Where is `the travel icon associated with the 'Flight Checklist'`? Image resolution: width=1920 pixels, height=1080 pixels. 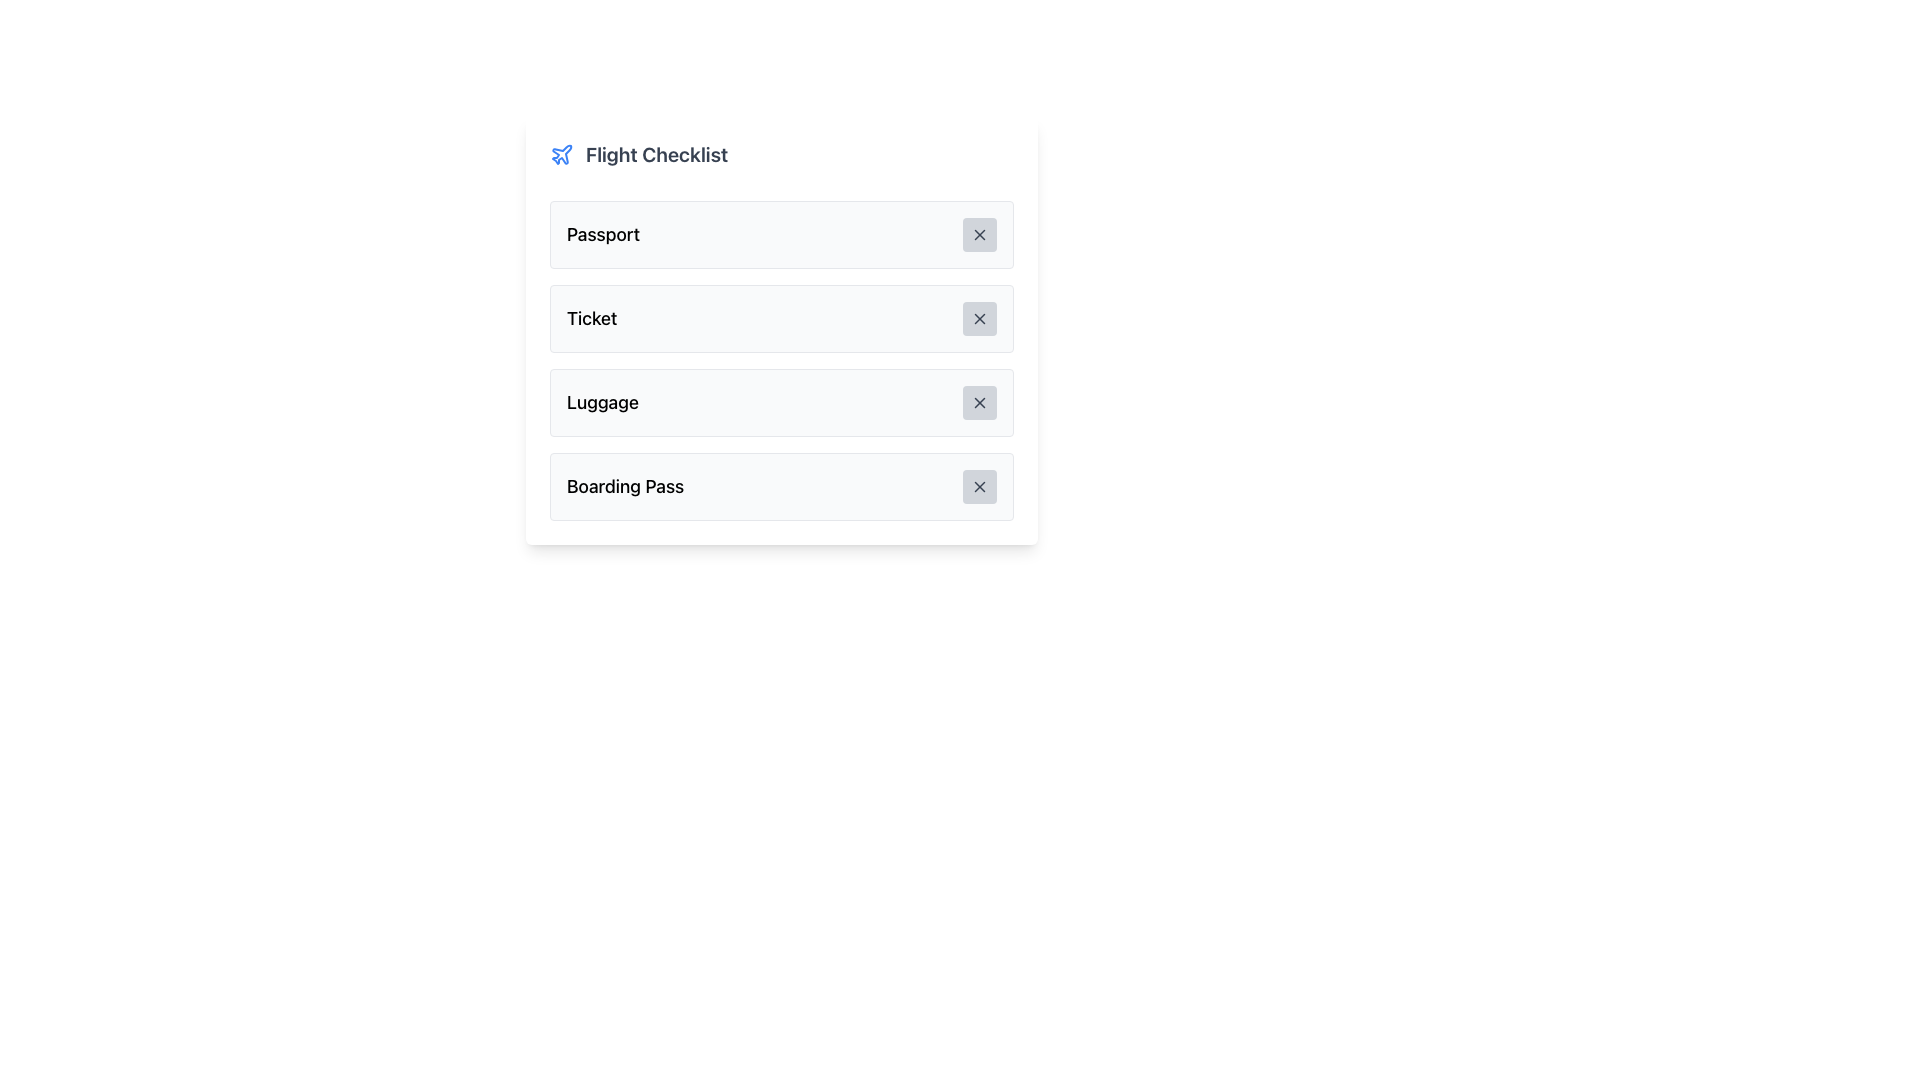
the travel icon associated with the 'Flight Checklist' is located at coordinates (561, 153).